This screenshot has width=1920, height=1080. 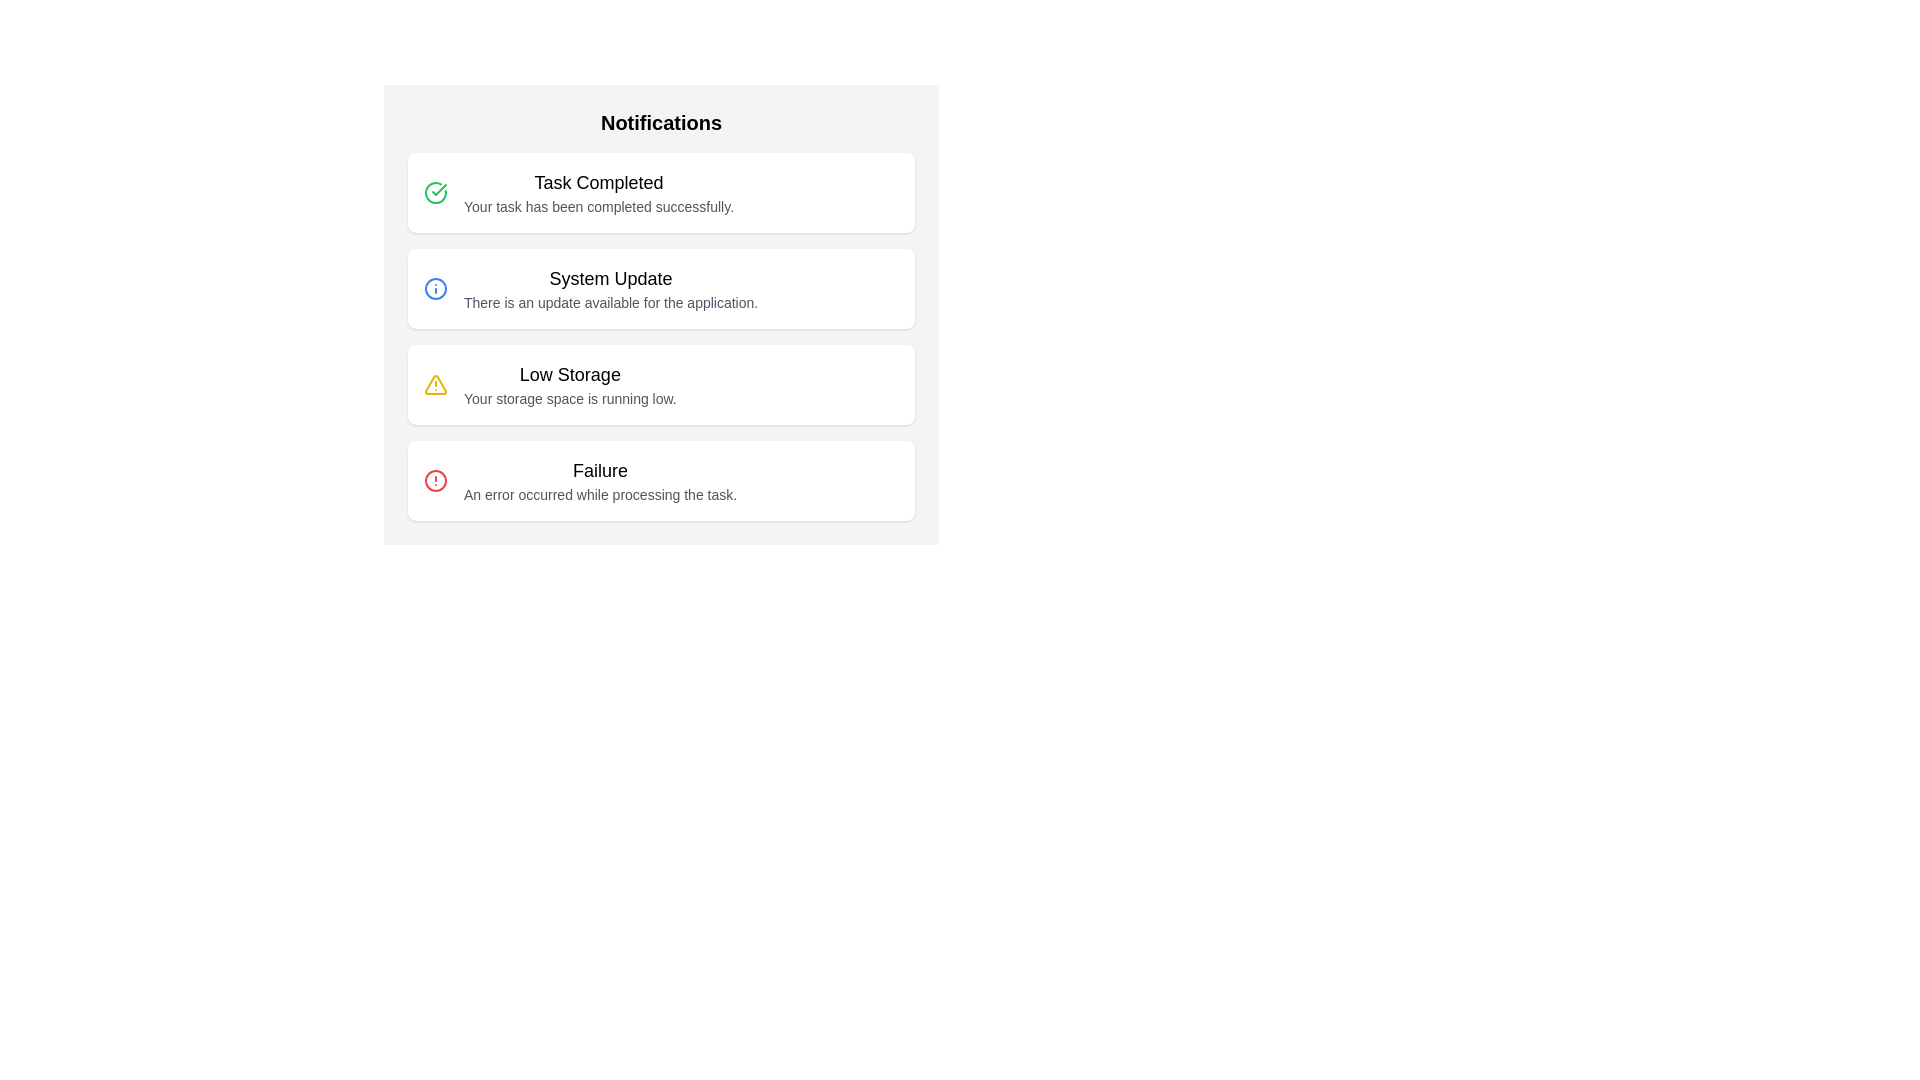 What do you see at coordinates (569, 398) in the screenshot?
I see `information from the text label displaying 'Your storage space is running low.' located beneath the 'Low Storage' title in the third notification box` at bounding box center [569, 398].